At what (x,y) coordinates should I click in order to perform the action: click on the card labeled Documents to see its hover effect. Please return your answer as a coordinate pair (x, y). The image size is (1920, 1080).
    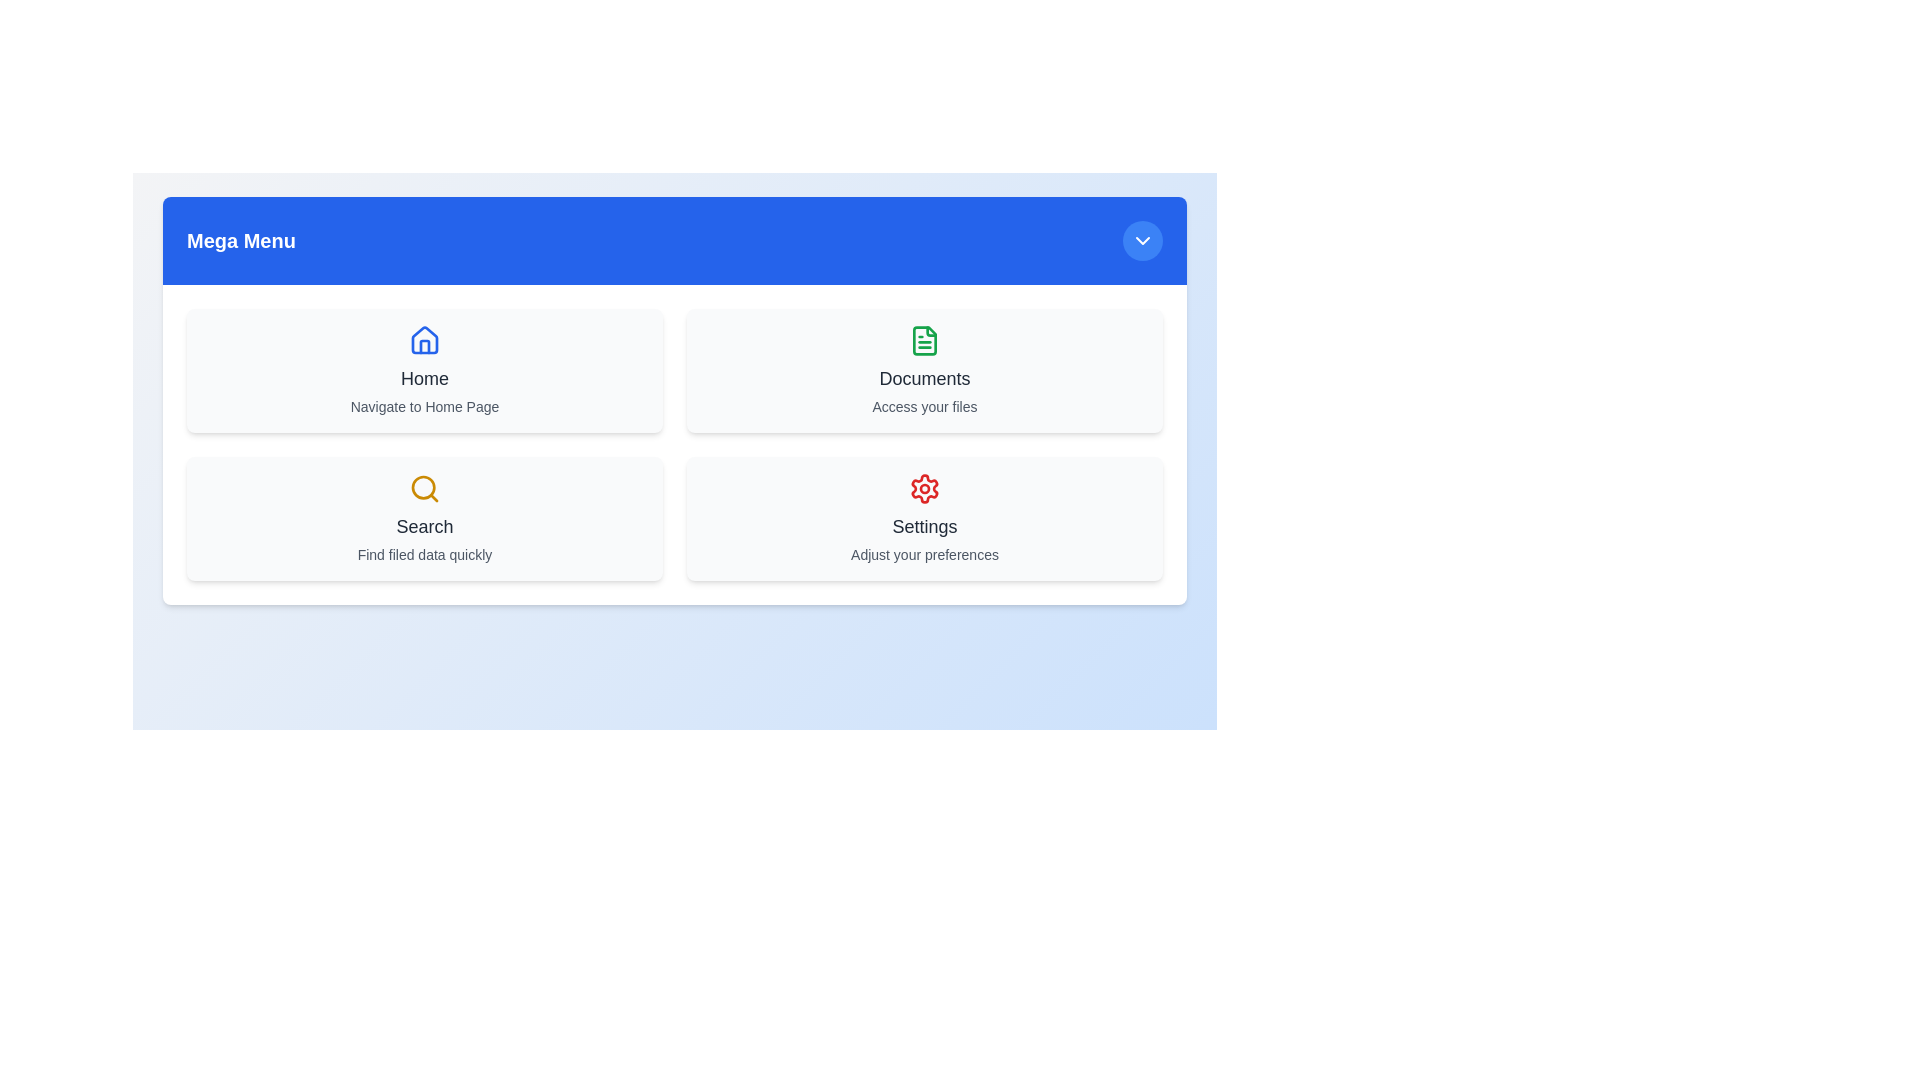
    Looking at the image, I should click on (924, 370).